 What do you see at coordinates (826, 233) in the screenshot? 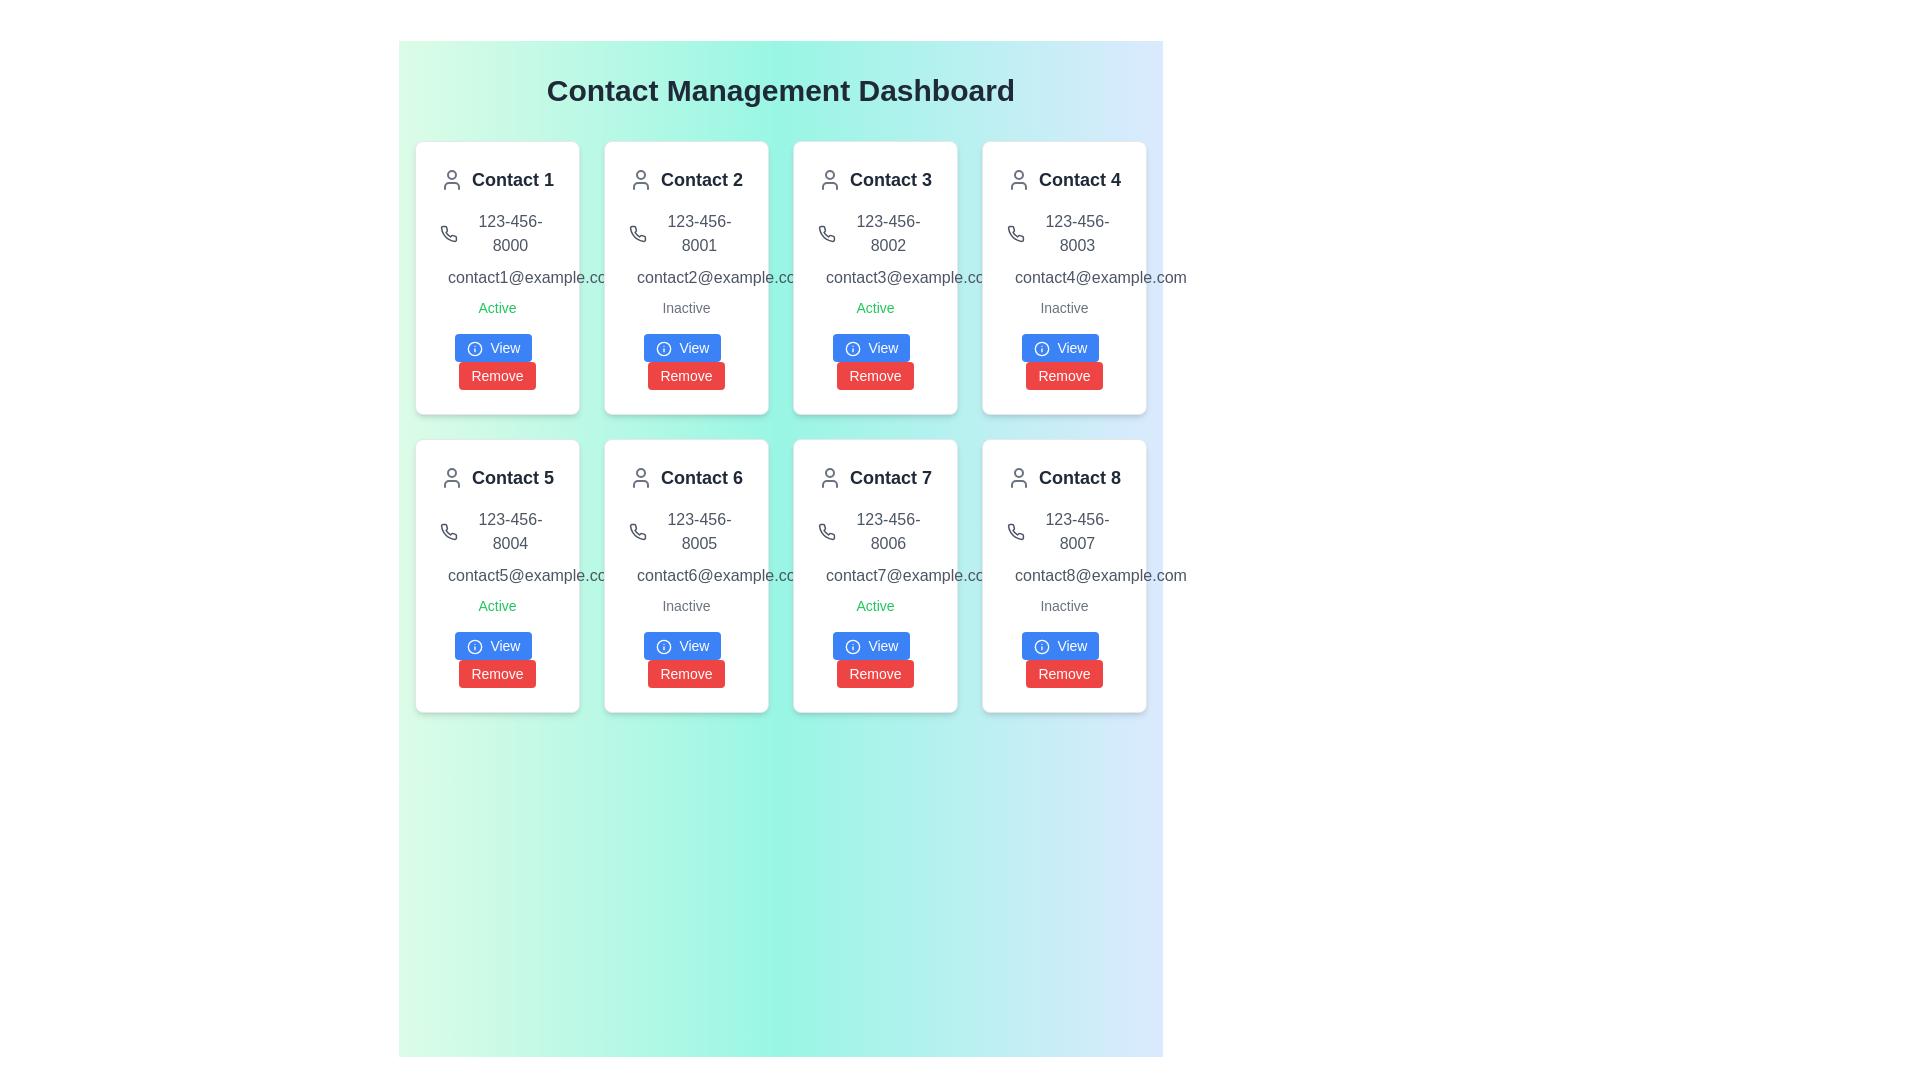
I see `the telephone receiver icon` at bounding box center [826, 233].